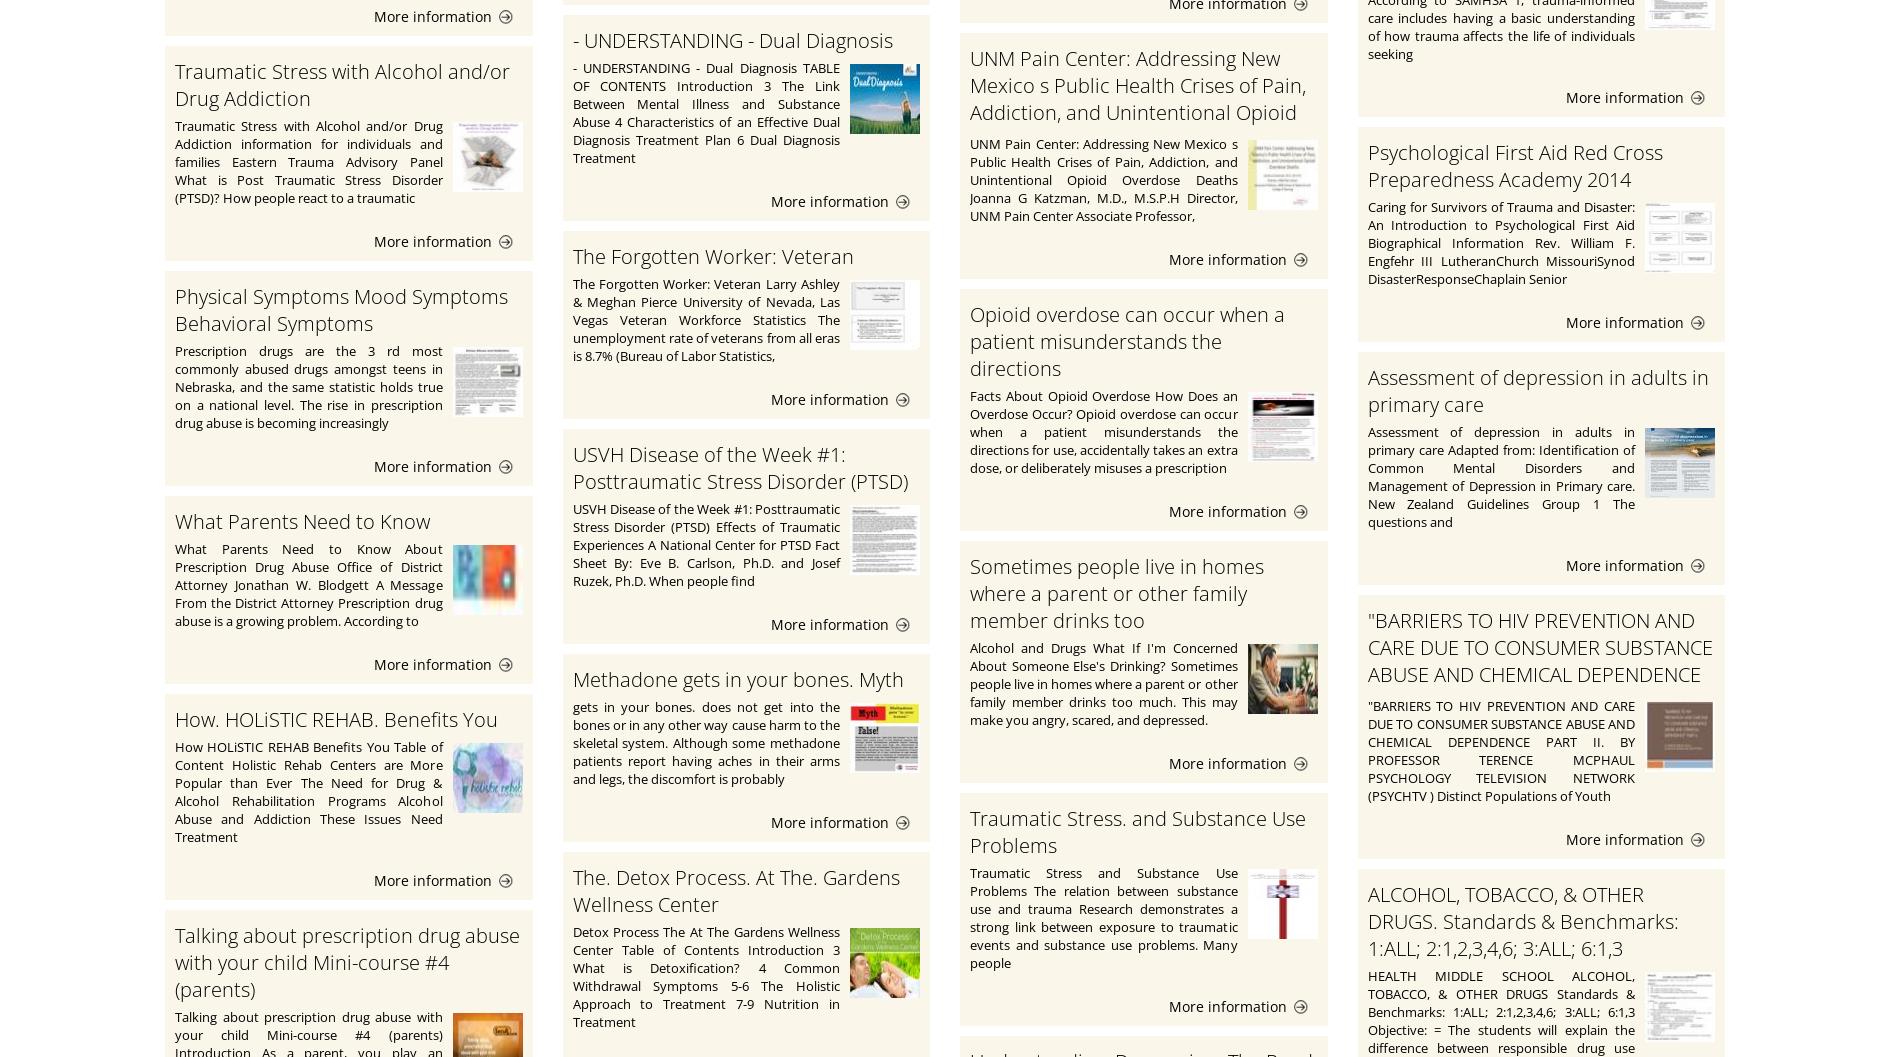 This screenshot has width=1900, height=1057. Describe the element at coordinates (1103, 918) in the screenshot. I see `'Traumatic Stress and Substance Use Problems The relation between substance use and trauma Research demonstrates a strong link between exposure to traumatic events and substance use problems. Many people'` at that location.